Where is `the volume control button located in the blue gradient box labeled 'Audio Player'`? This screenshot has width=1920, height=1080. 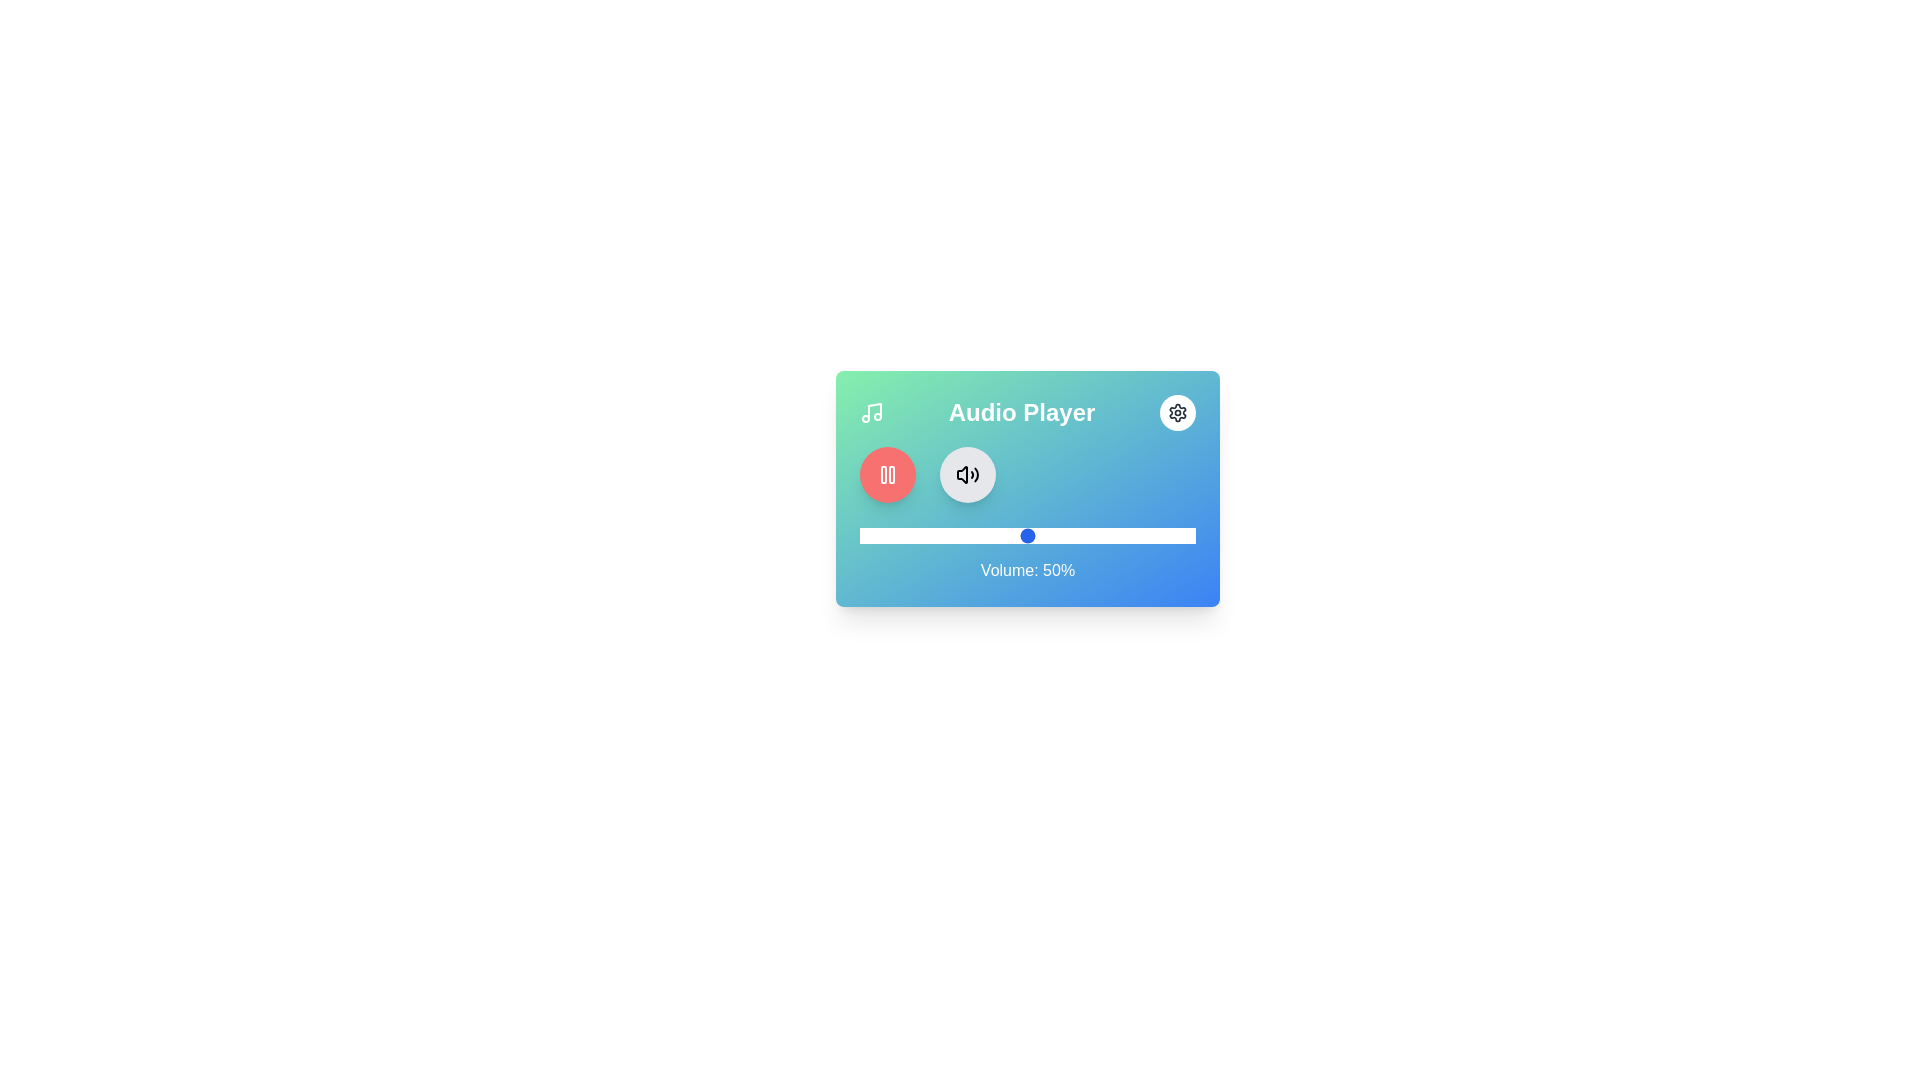
the volume control button located in the blue gradient box labeled 'Audio Player' is located at coordinates (968, 474).